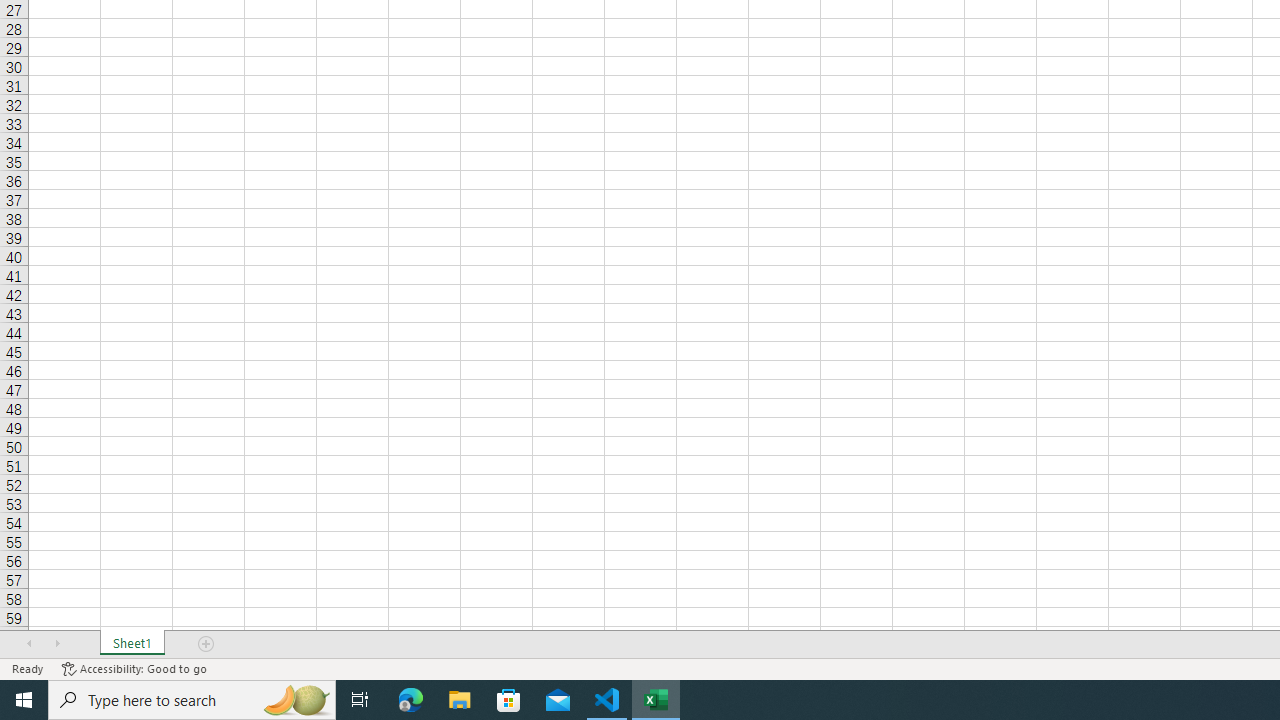 The height and width of the screenshot is (720, 1280). What do you see at coordinates (131, 644) in the screenshot?
I see `'Sheet1'` at bounding box center [131, 644].